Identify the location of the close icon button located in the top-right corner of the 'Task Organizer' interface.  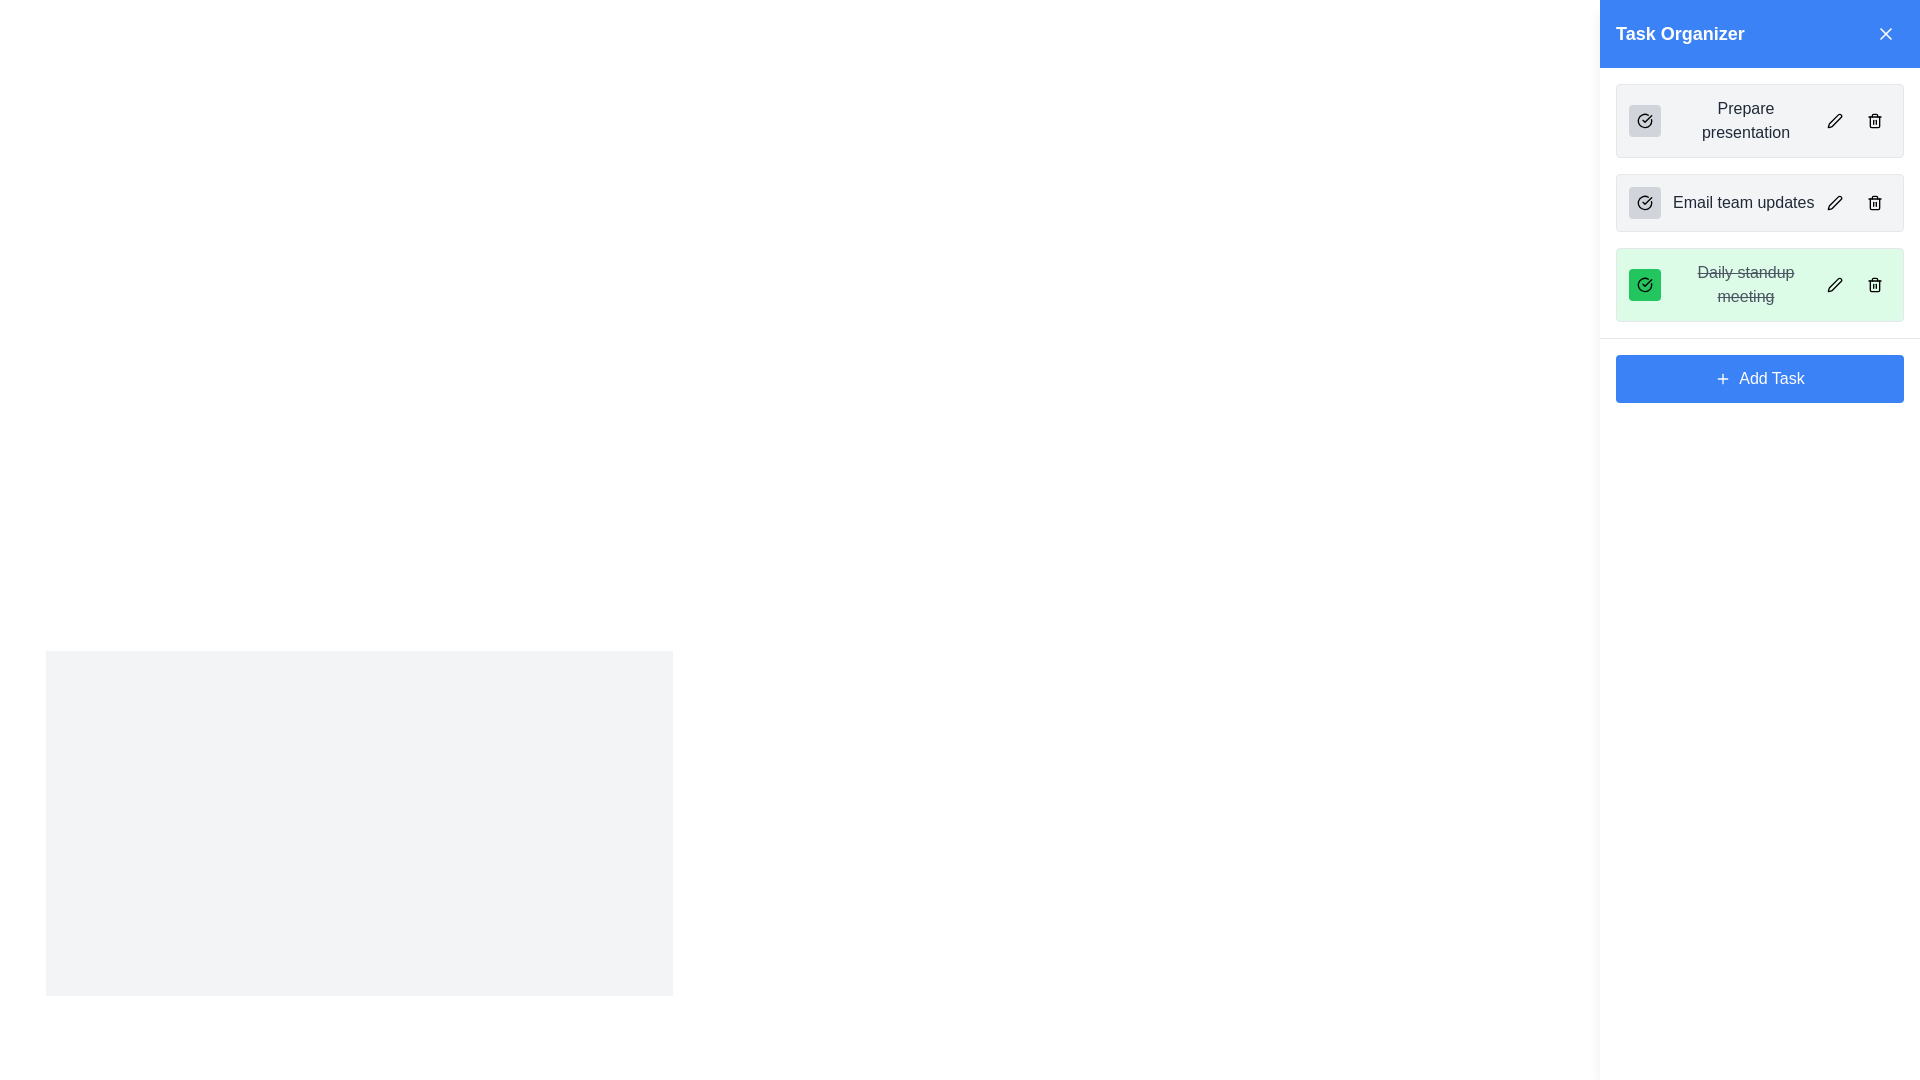
(1885, 34).